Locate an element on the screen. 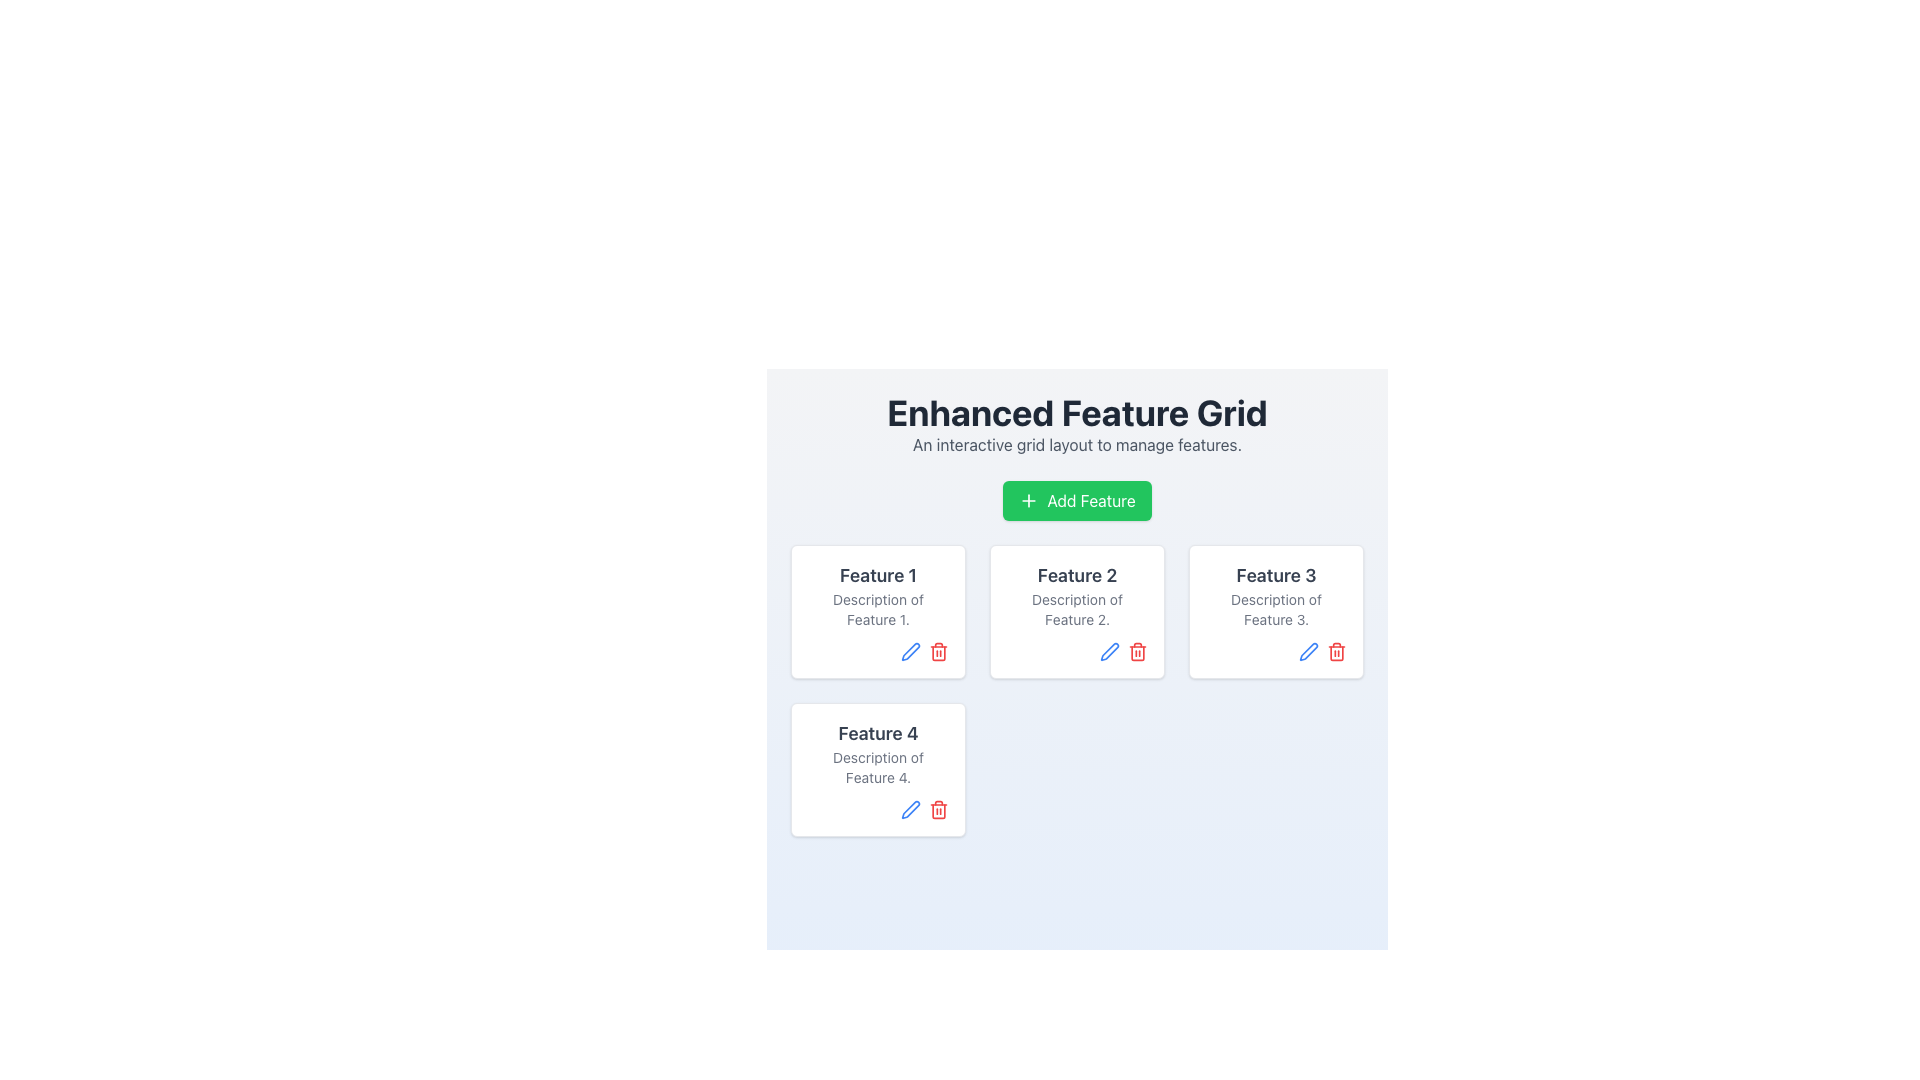 Image resolution: width=1920 pixels, height=1080 pixels. and drop the List item card displaying 'Feature 1' is located at coordinates (878, 611).